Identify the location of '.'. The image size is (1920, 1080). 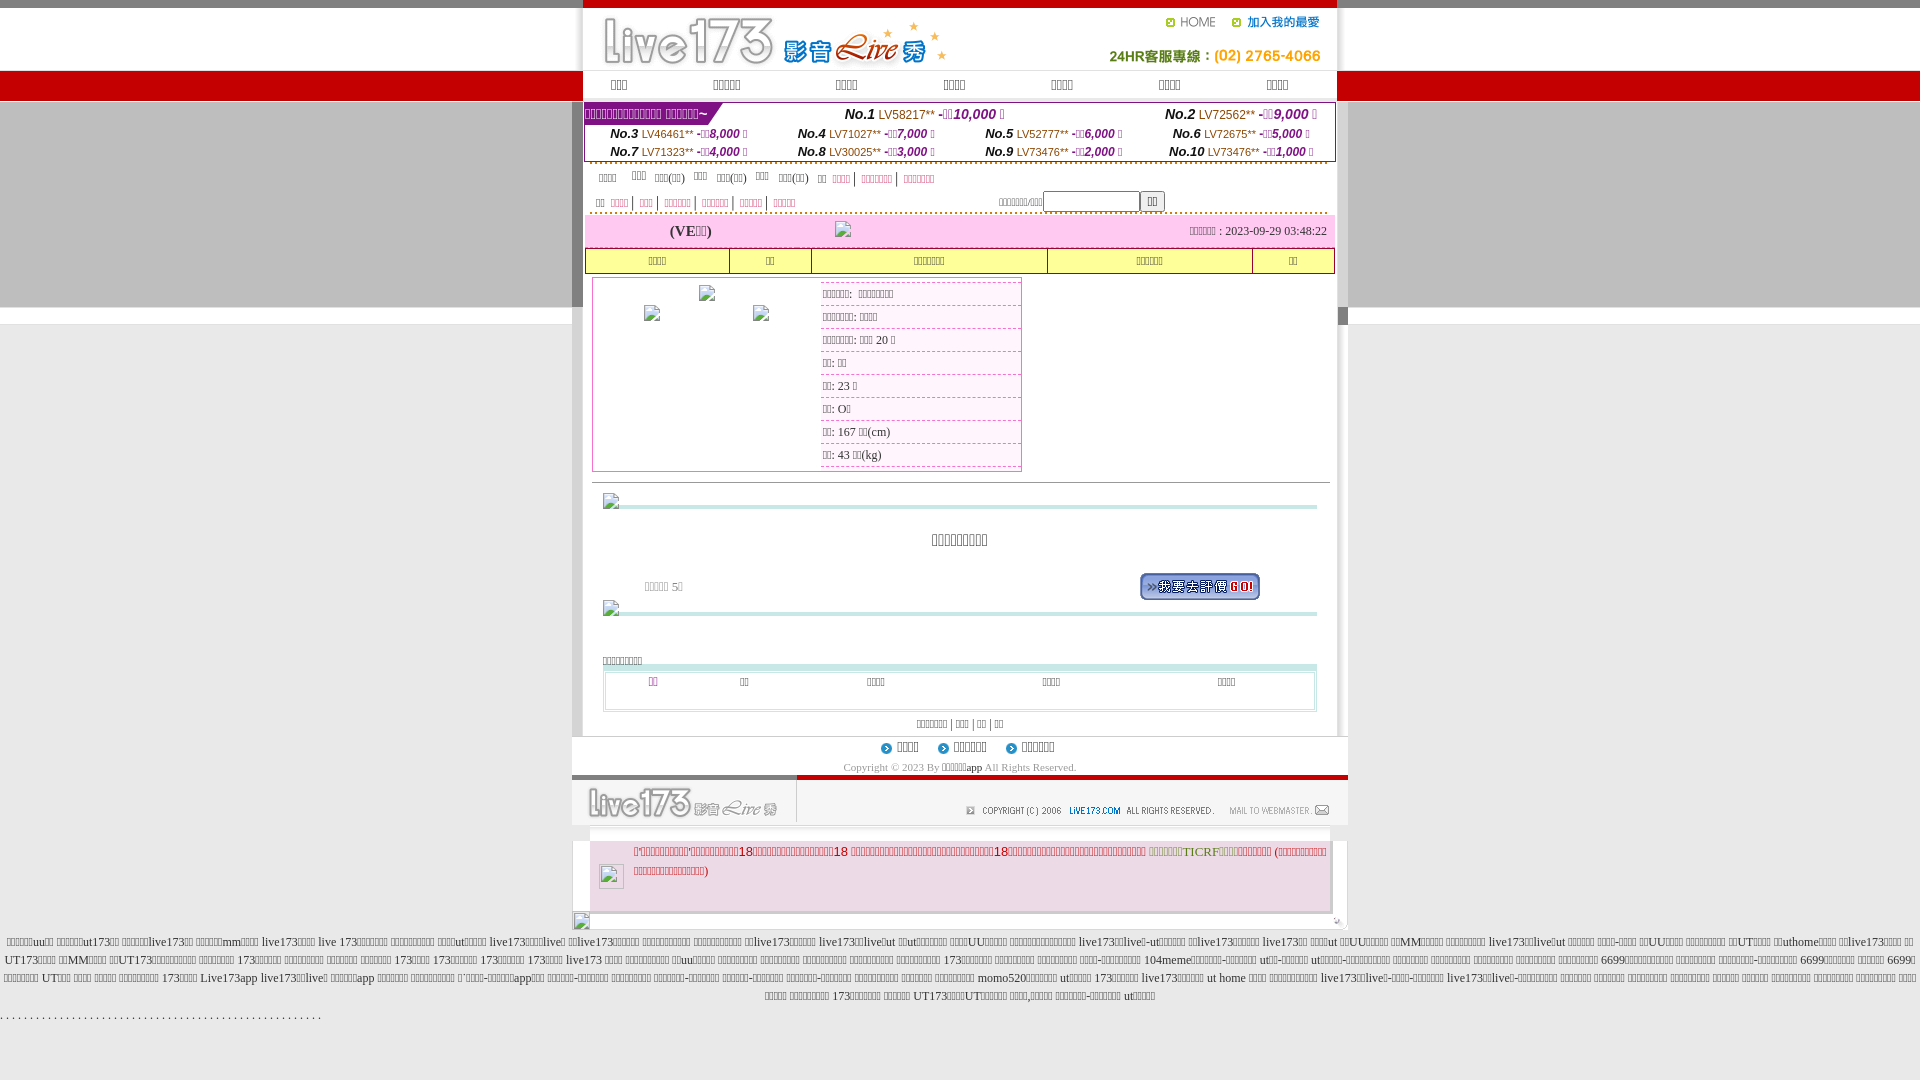
(107, 1014).